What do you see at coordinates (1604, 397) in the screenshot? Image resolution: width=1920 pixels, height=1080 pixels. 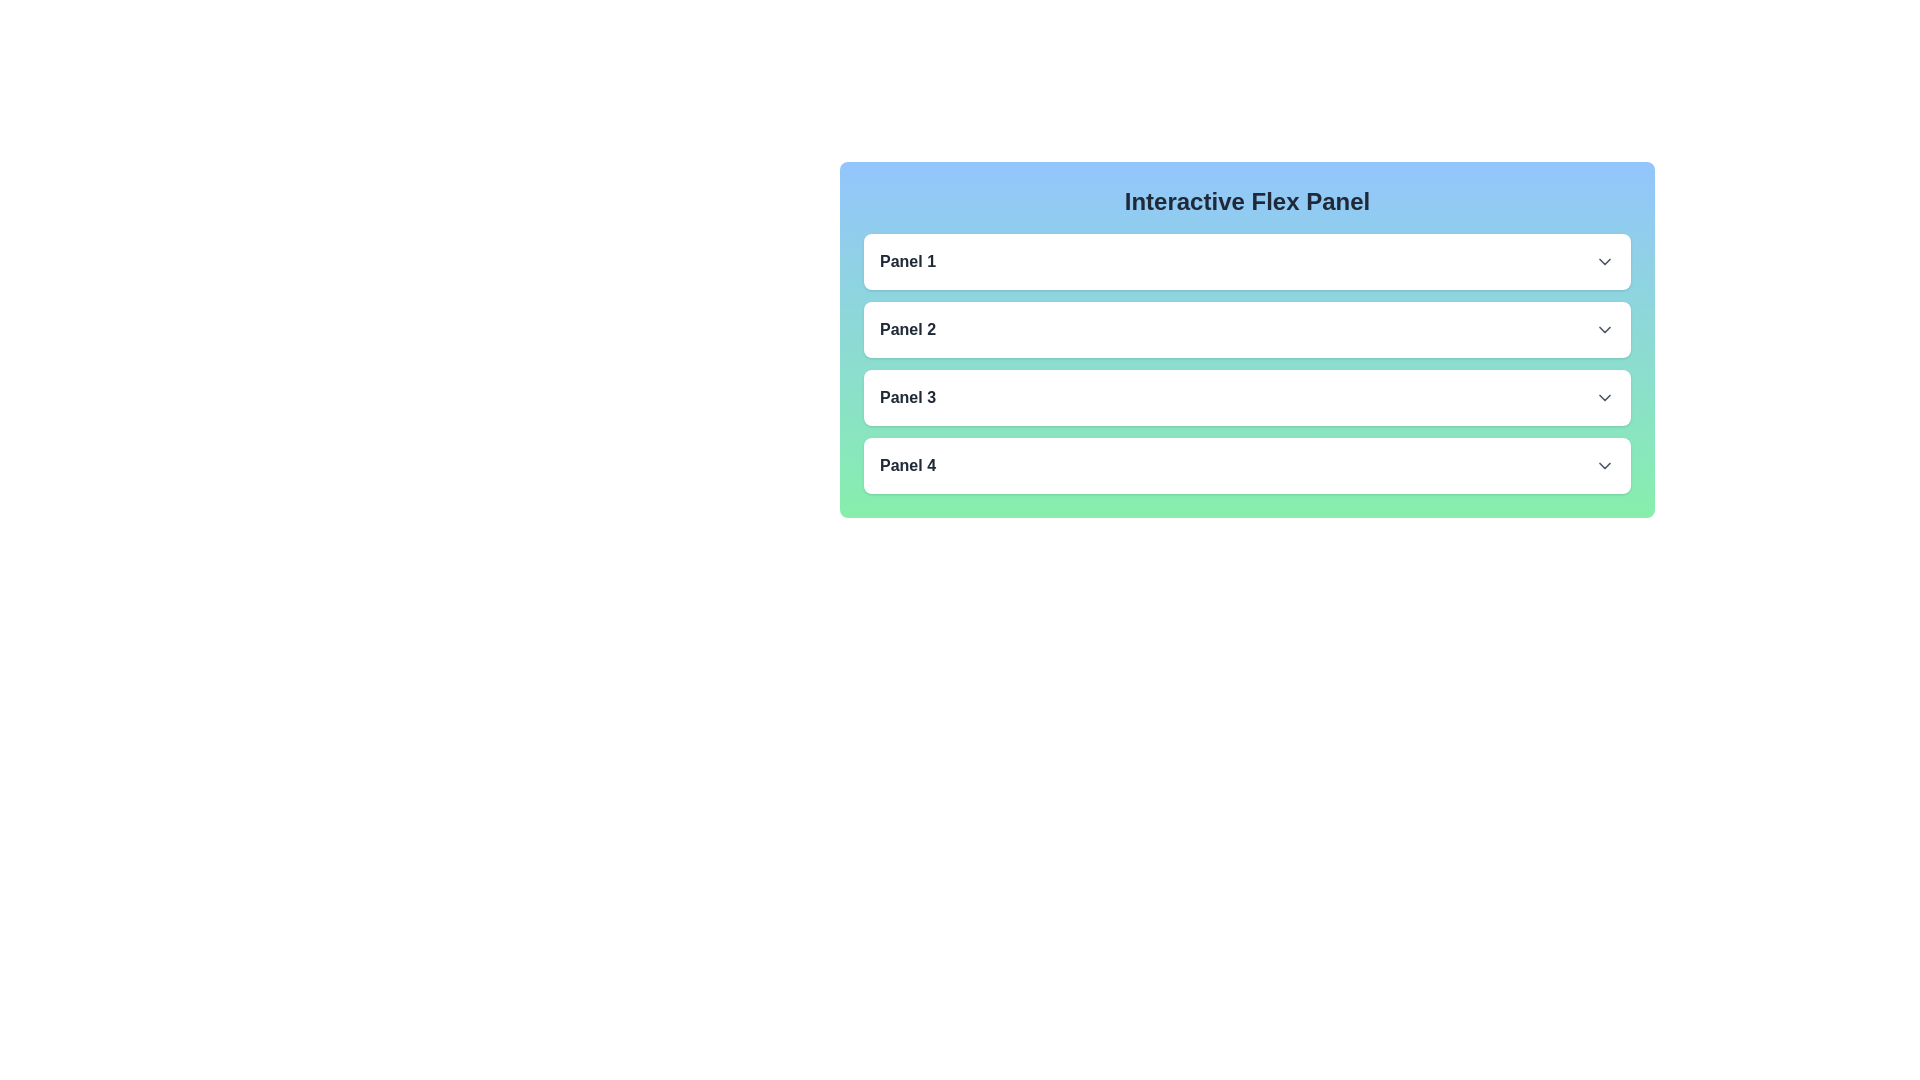 I see `the SVG Icon that indicates the collapsible state of 'Panel 3', located to the right of the label 'Panel 3'` at bounding box center [1604, 397].